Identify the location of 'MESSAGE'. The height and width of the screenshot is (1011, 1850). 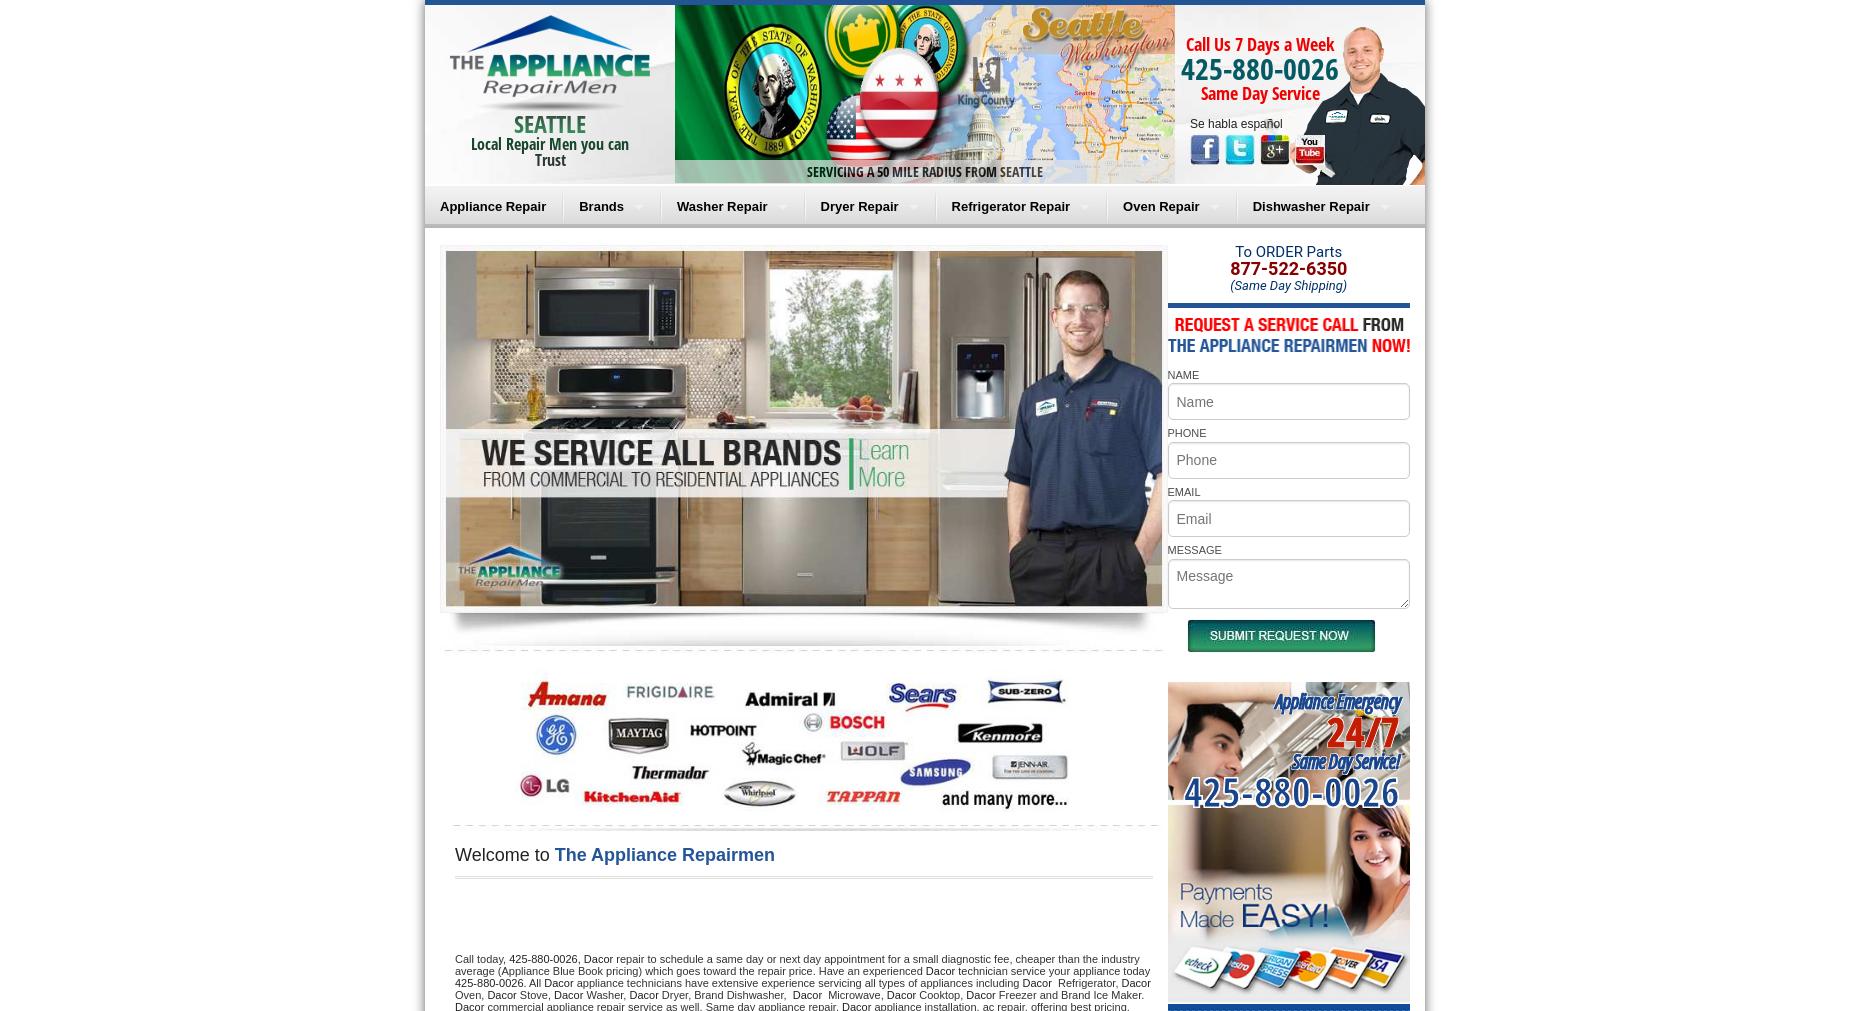
(1192, 549).